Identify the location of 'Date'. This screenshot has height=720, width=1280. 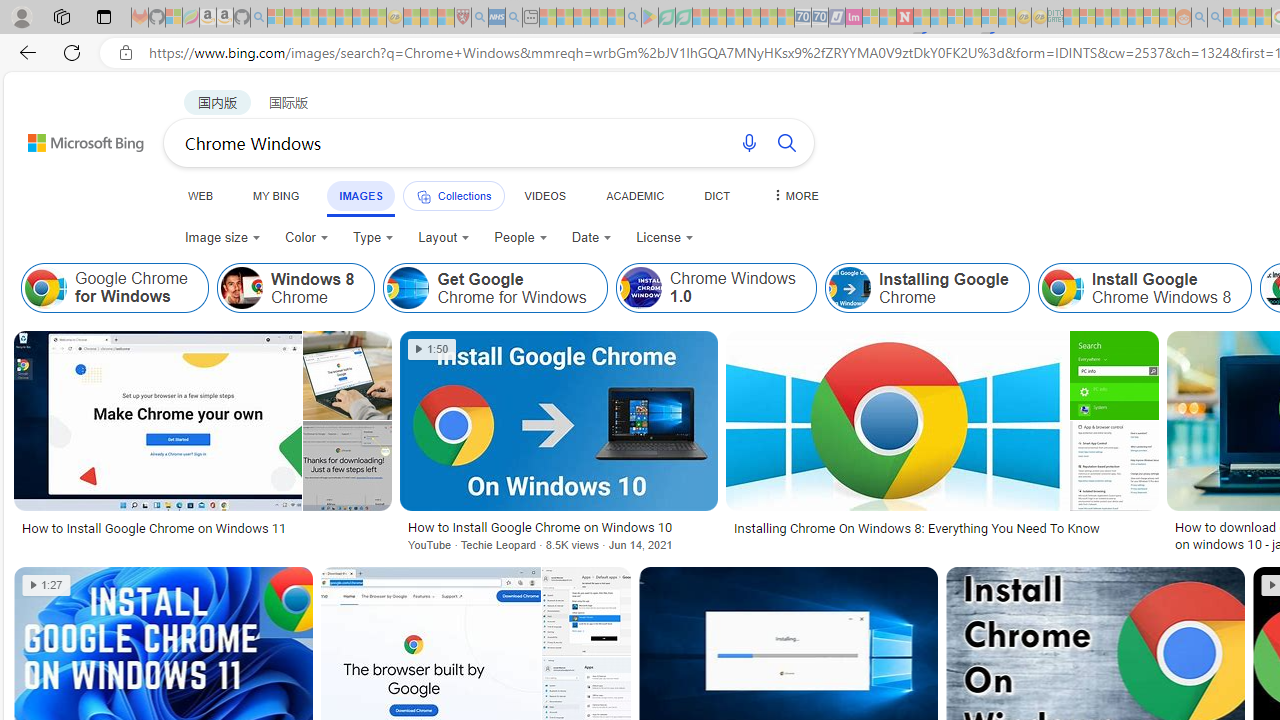
(591, 236).